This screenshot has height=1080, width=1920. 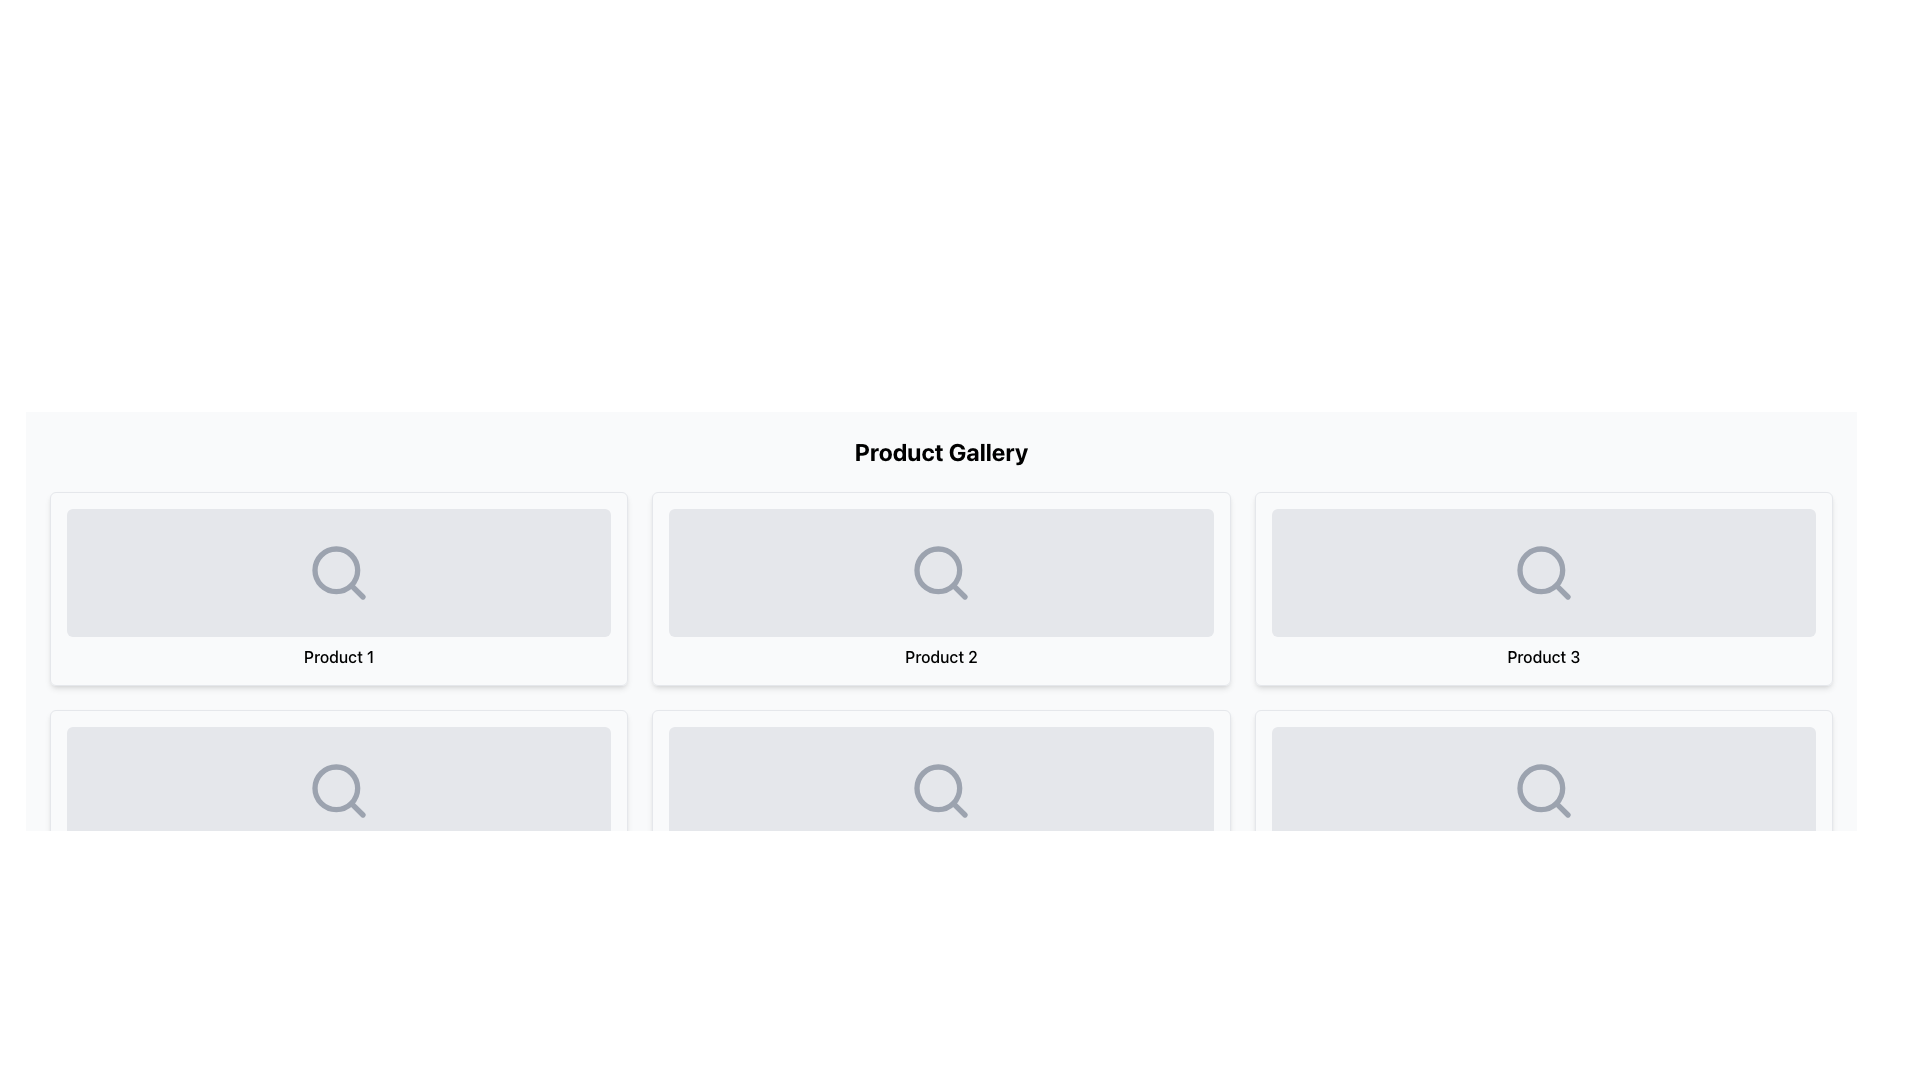 I want to click on the product card element containing the gray magnifying glass icon and labeled 'Product 3', located in the top row of the grid layout, so click(x=1542, y=588).